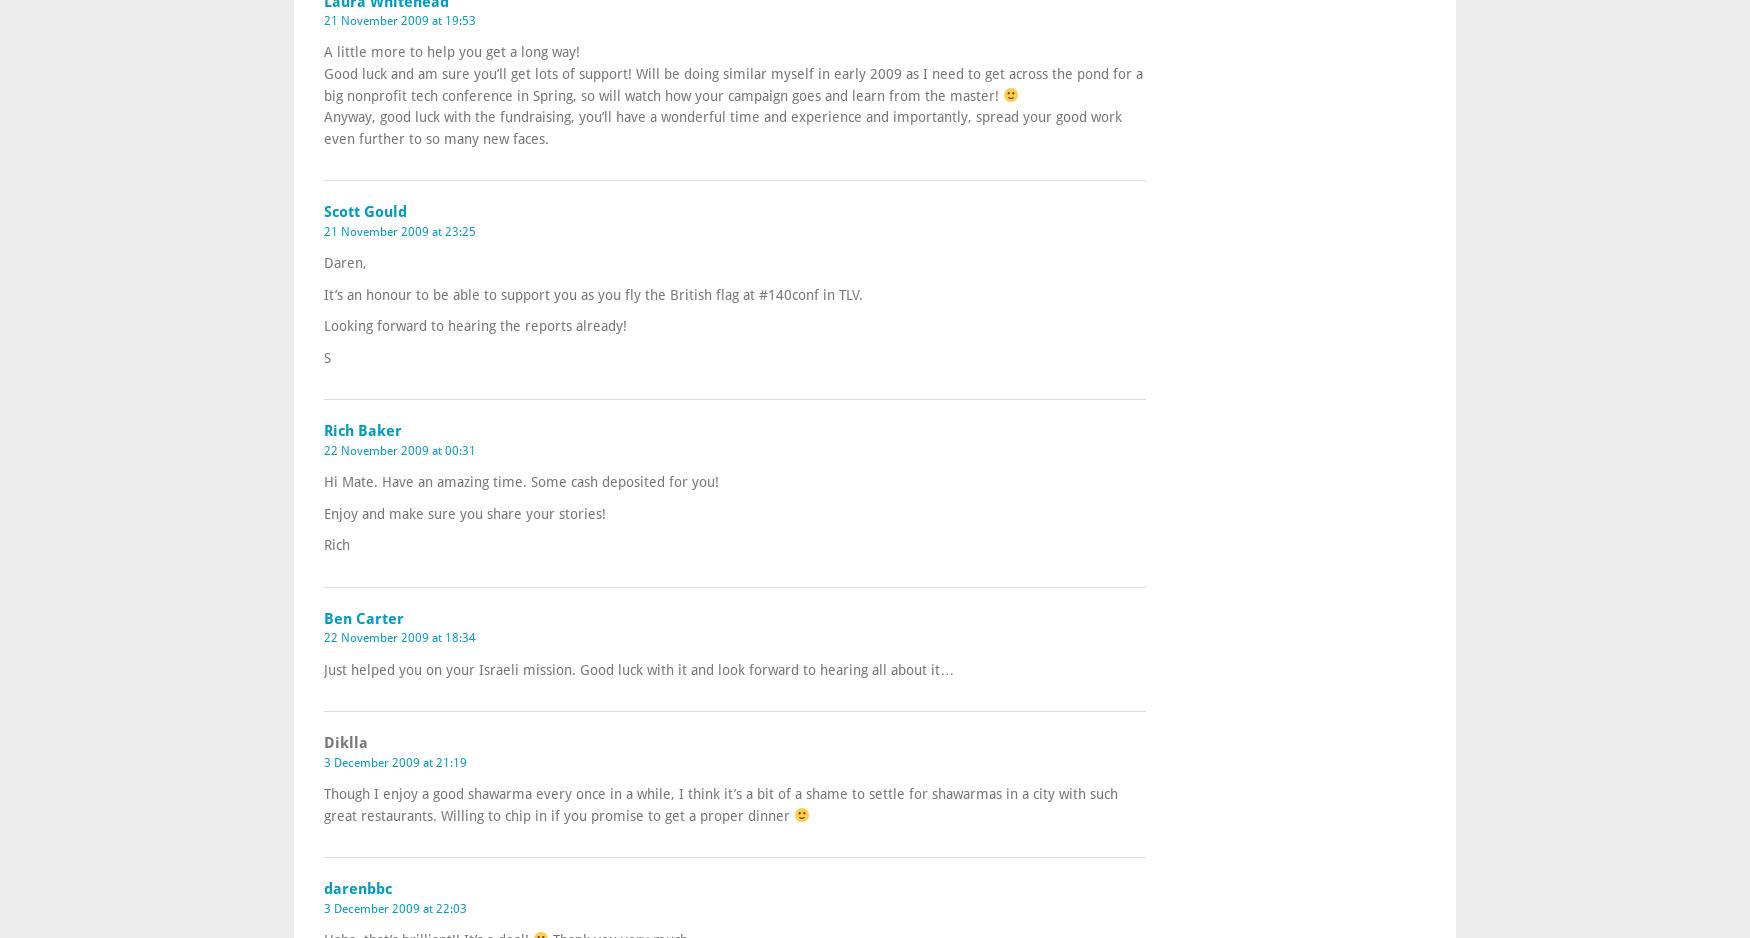  What do you see at coordinates (323, 544) in the screenshot?
I see `'Rich'` at bounding box center [323, 544].